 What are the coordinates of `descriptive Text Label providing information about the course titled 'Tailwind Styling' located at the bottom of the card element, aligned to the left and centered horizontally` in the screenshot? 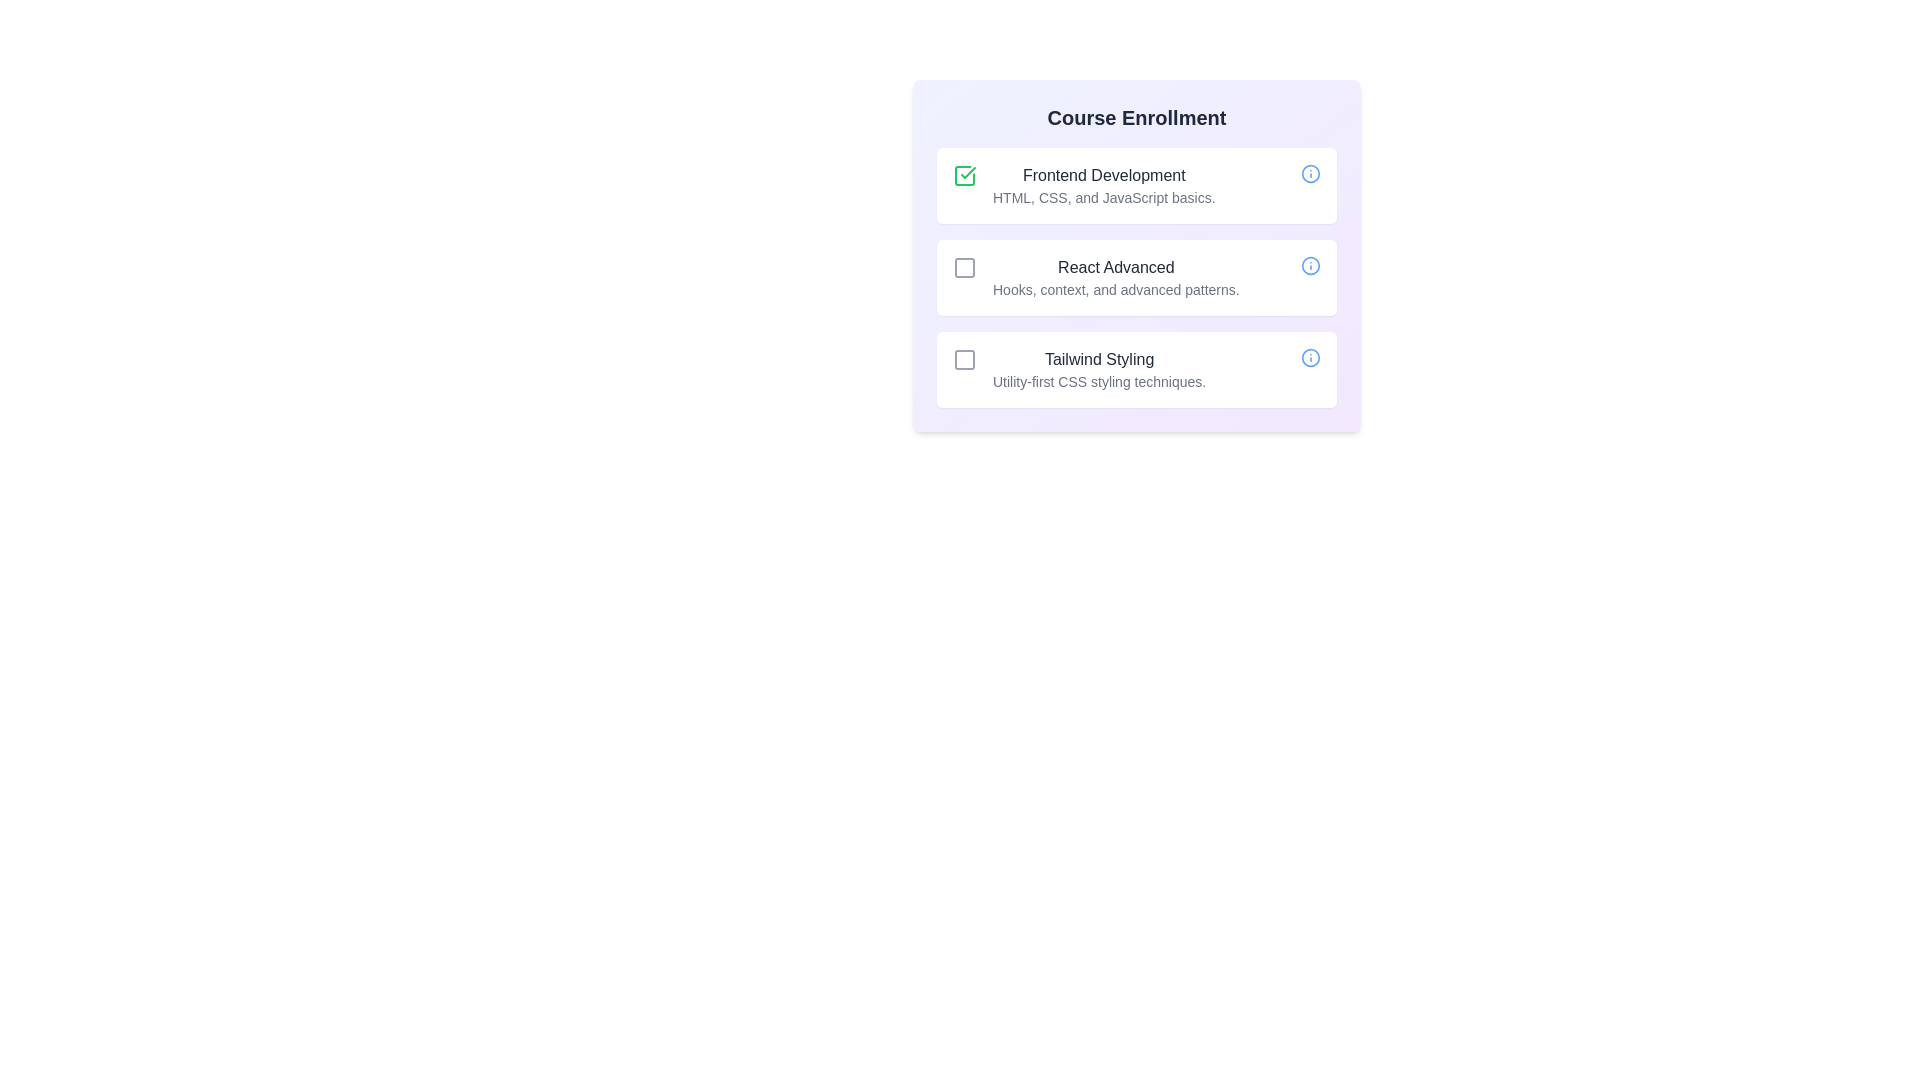 It's located at (1098, 381).